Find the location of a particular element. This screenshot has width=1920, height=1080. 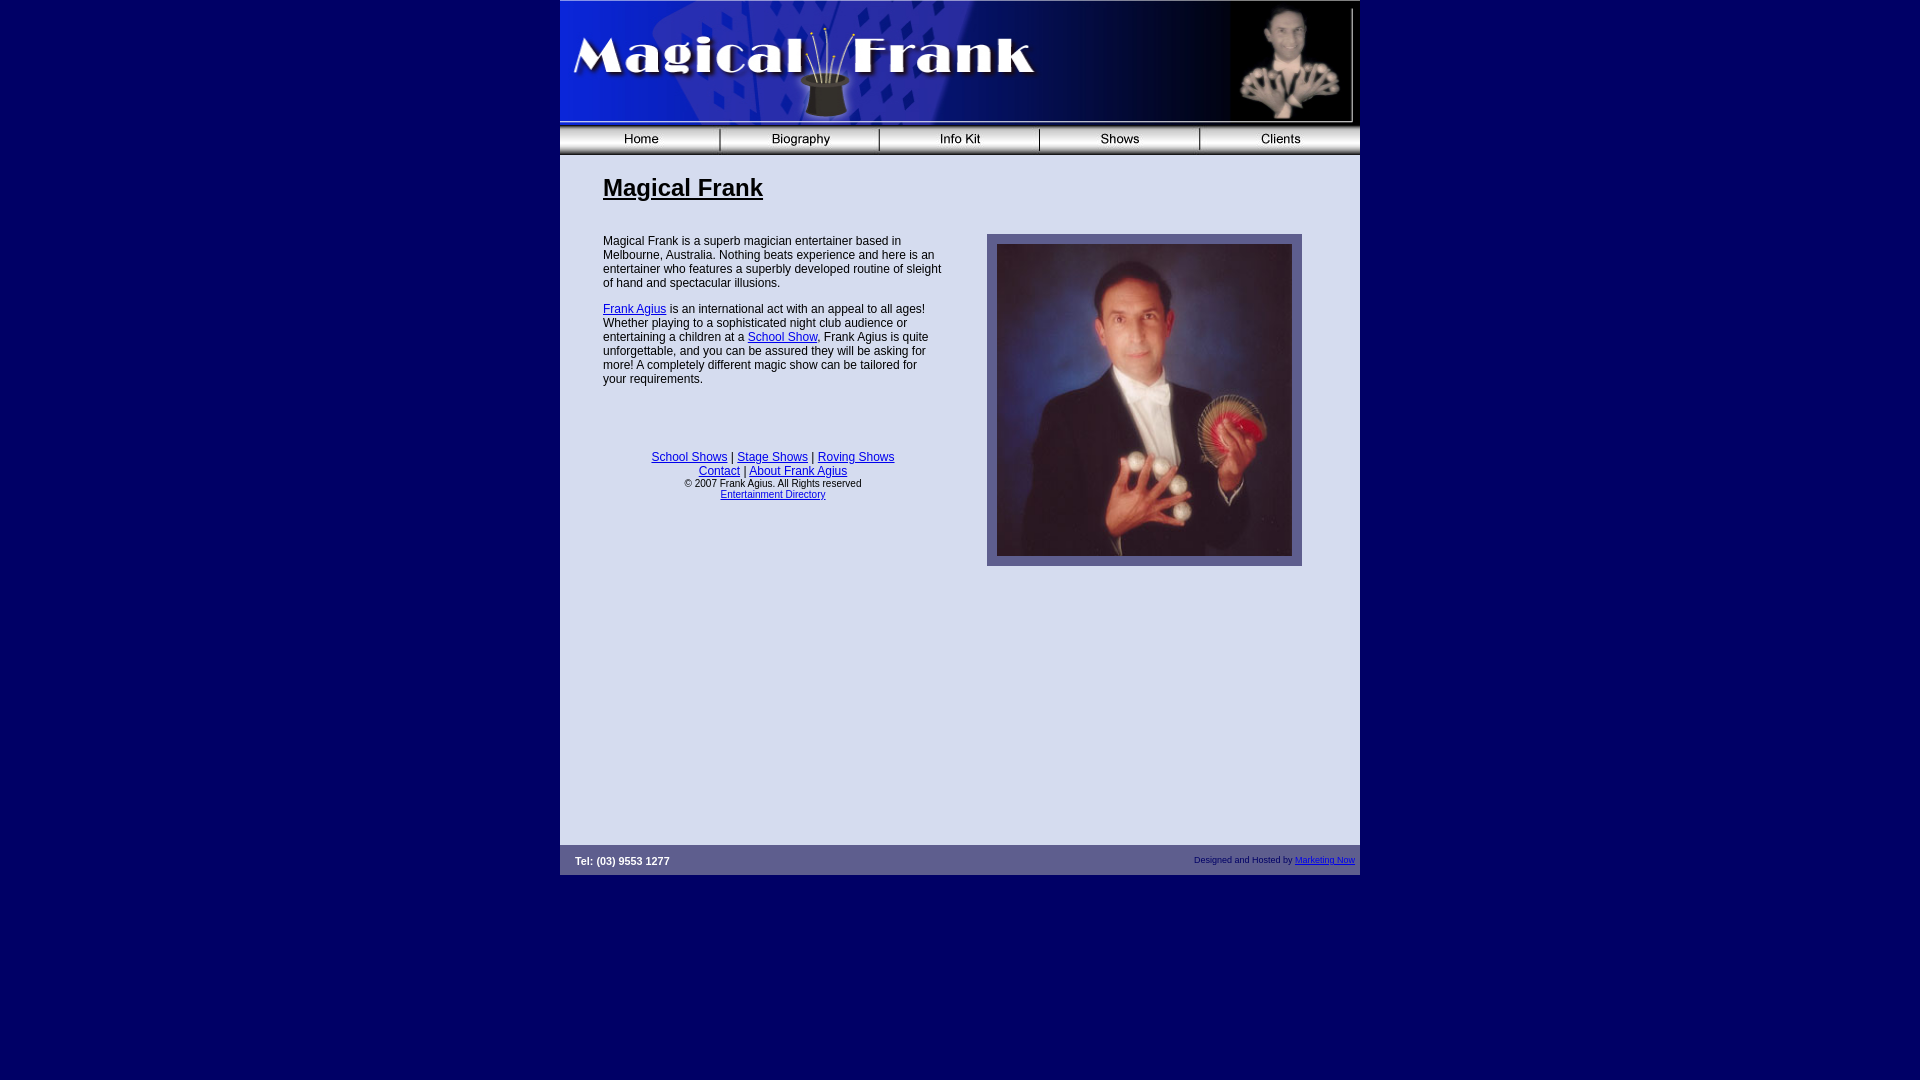

'Frank Agius' is located at coordinates (633, 308).